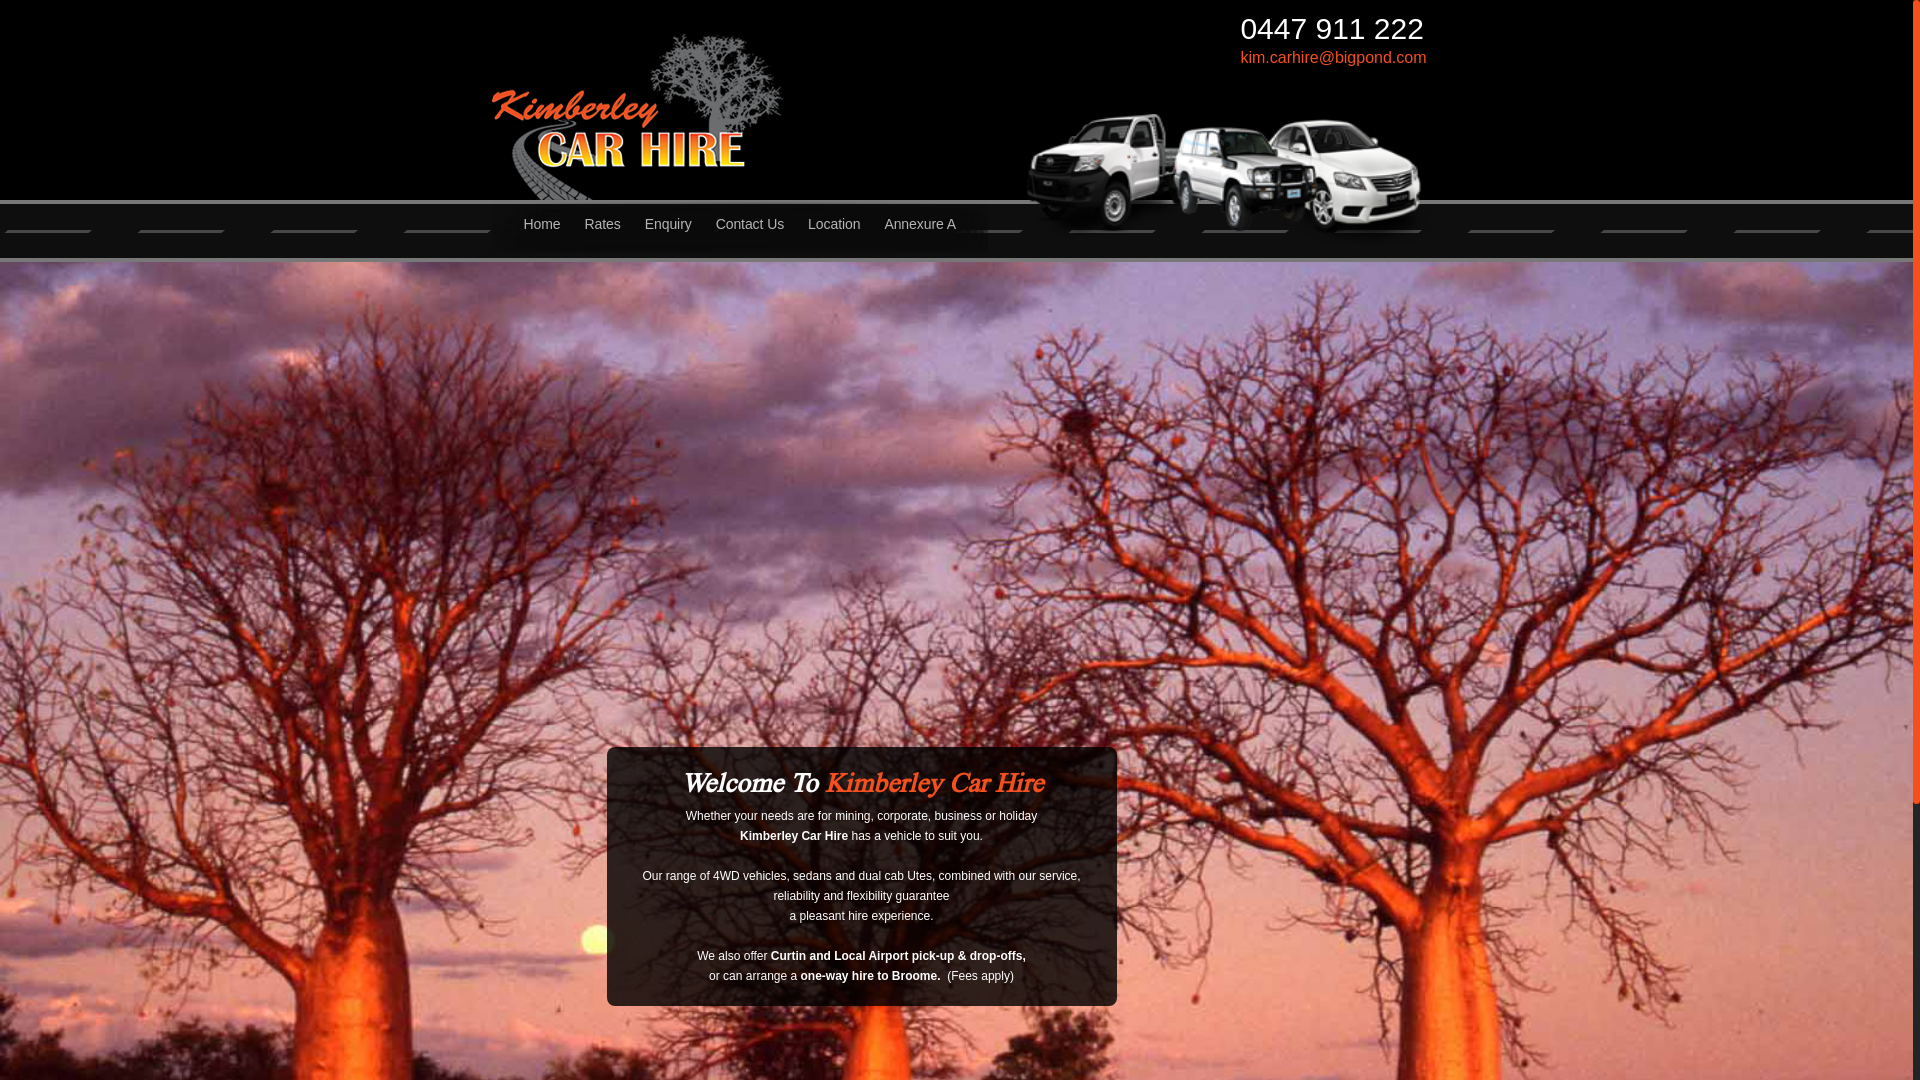 The image size is (1920, 1080). What do you see at coordinates (668, 233) in the screenshot?
I see `'Enquiry'` at bounding box center [668, 233].